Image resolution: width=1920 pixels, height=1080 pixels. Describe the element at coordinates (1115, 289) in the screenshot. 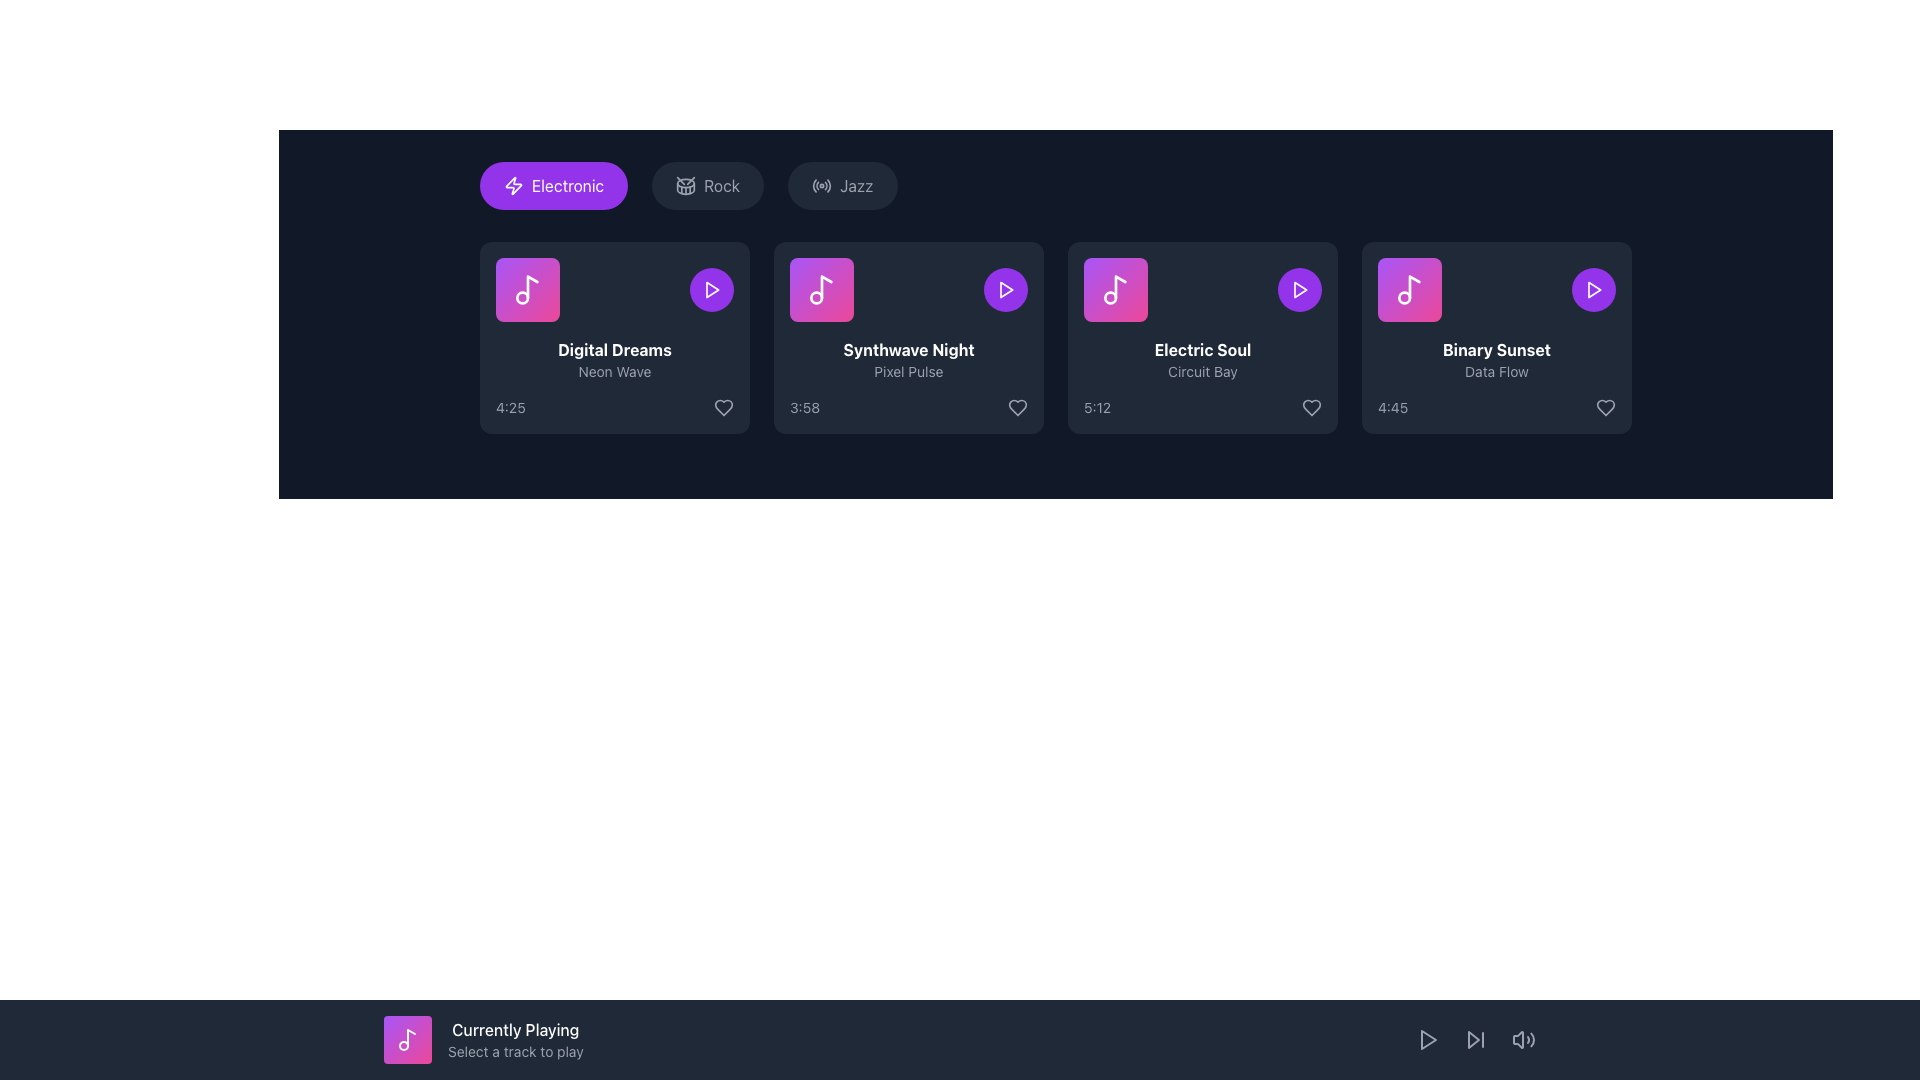

I see `the square icon with a gradient background transitioning from purple to pink and a white musical note symbol in the center` at that location.